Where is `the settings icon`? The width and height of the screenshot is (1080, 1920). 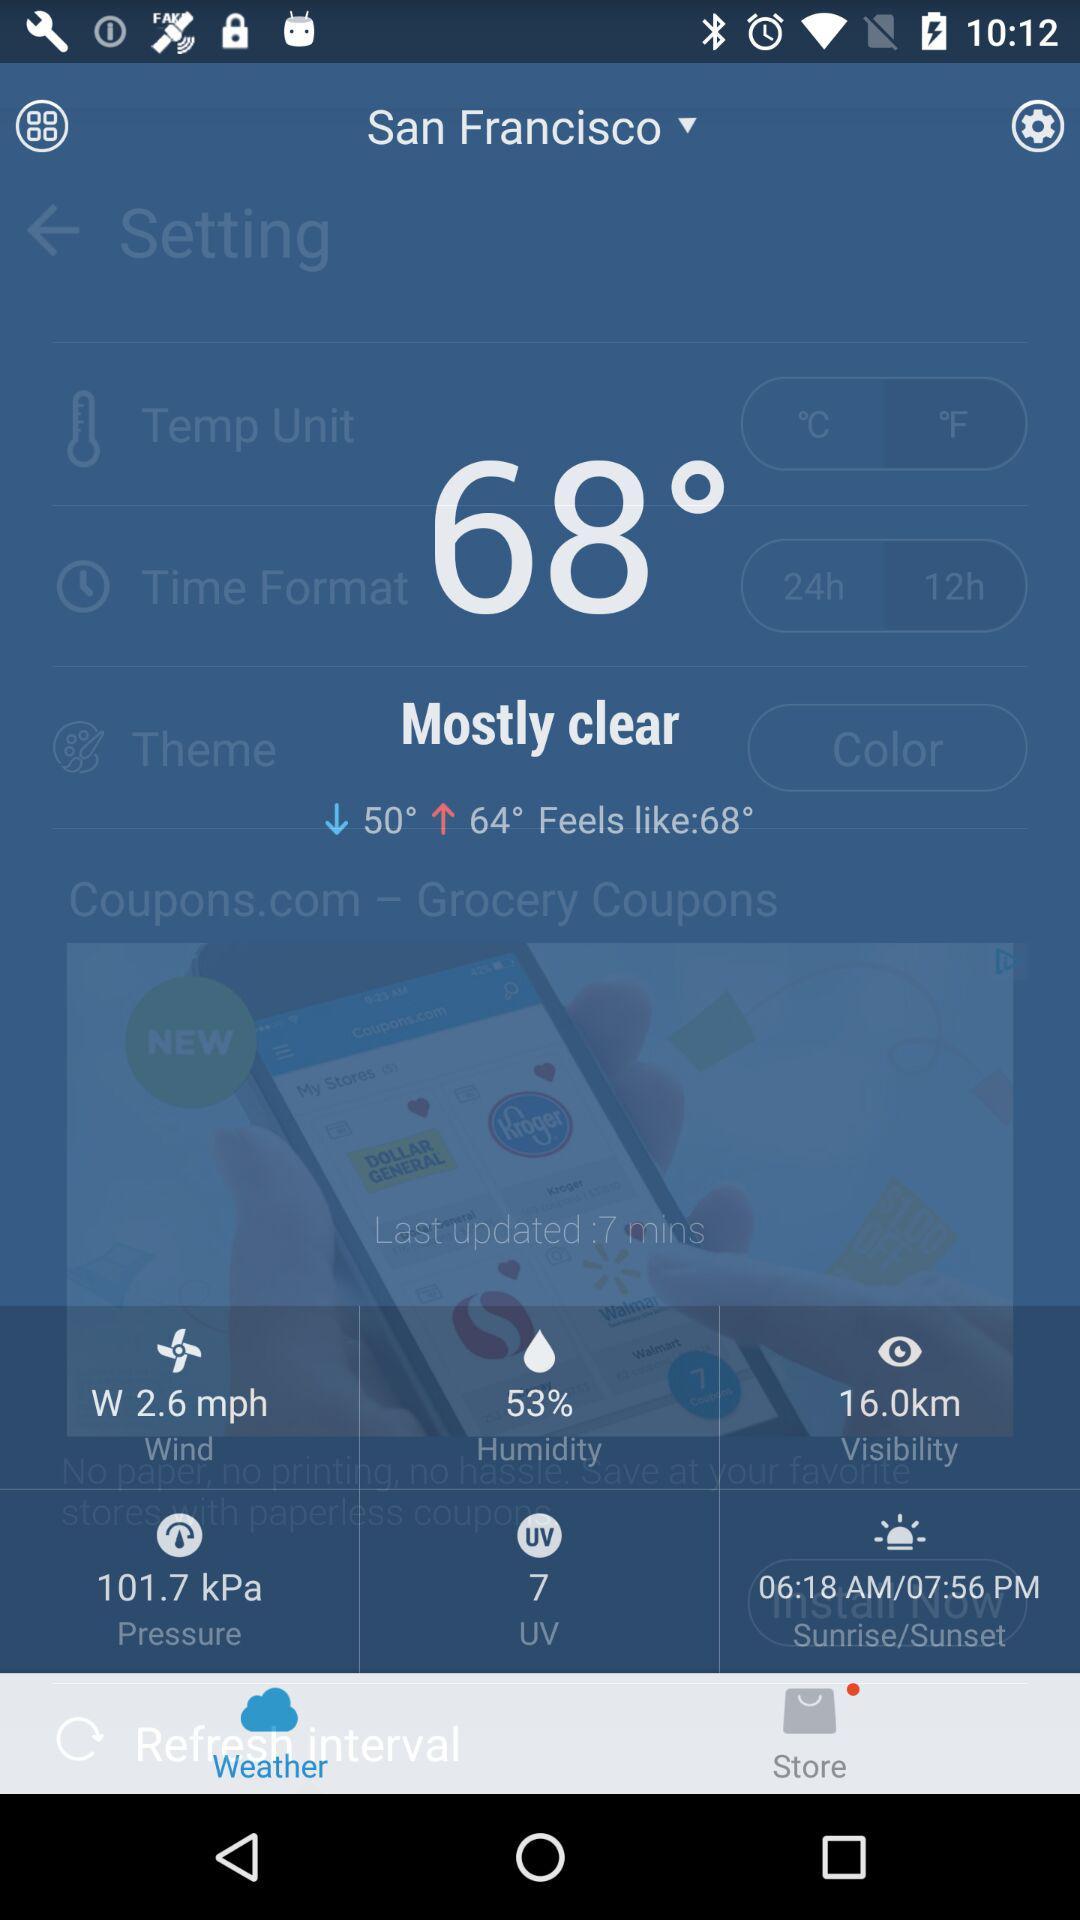 the settings icon is located at coordinates (1036, 133).